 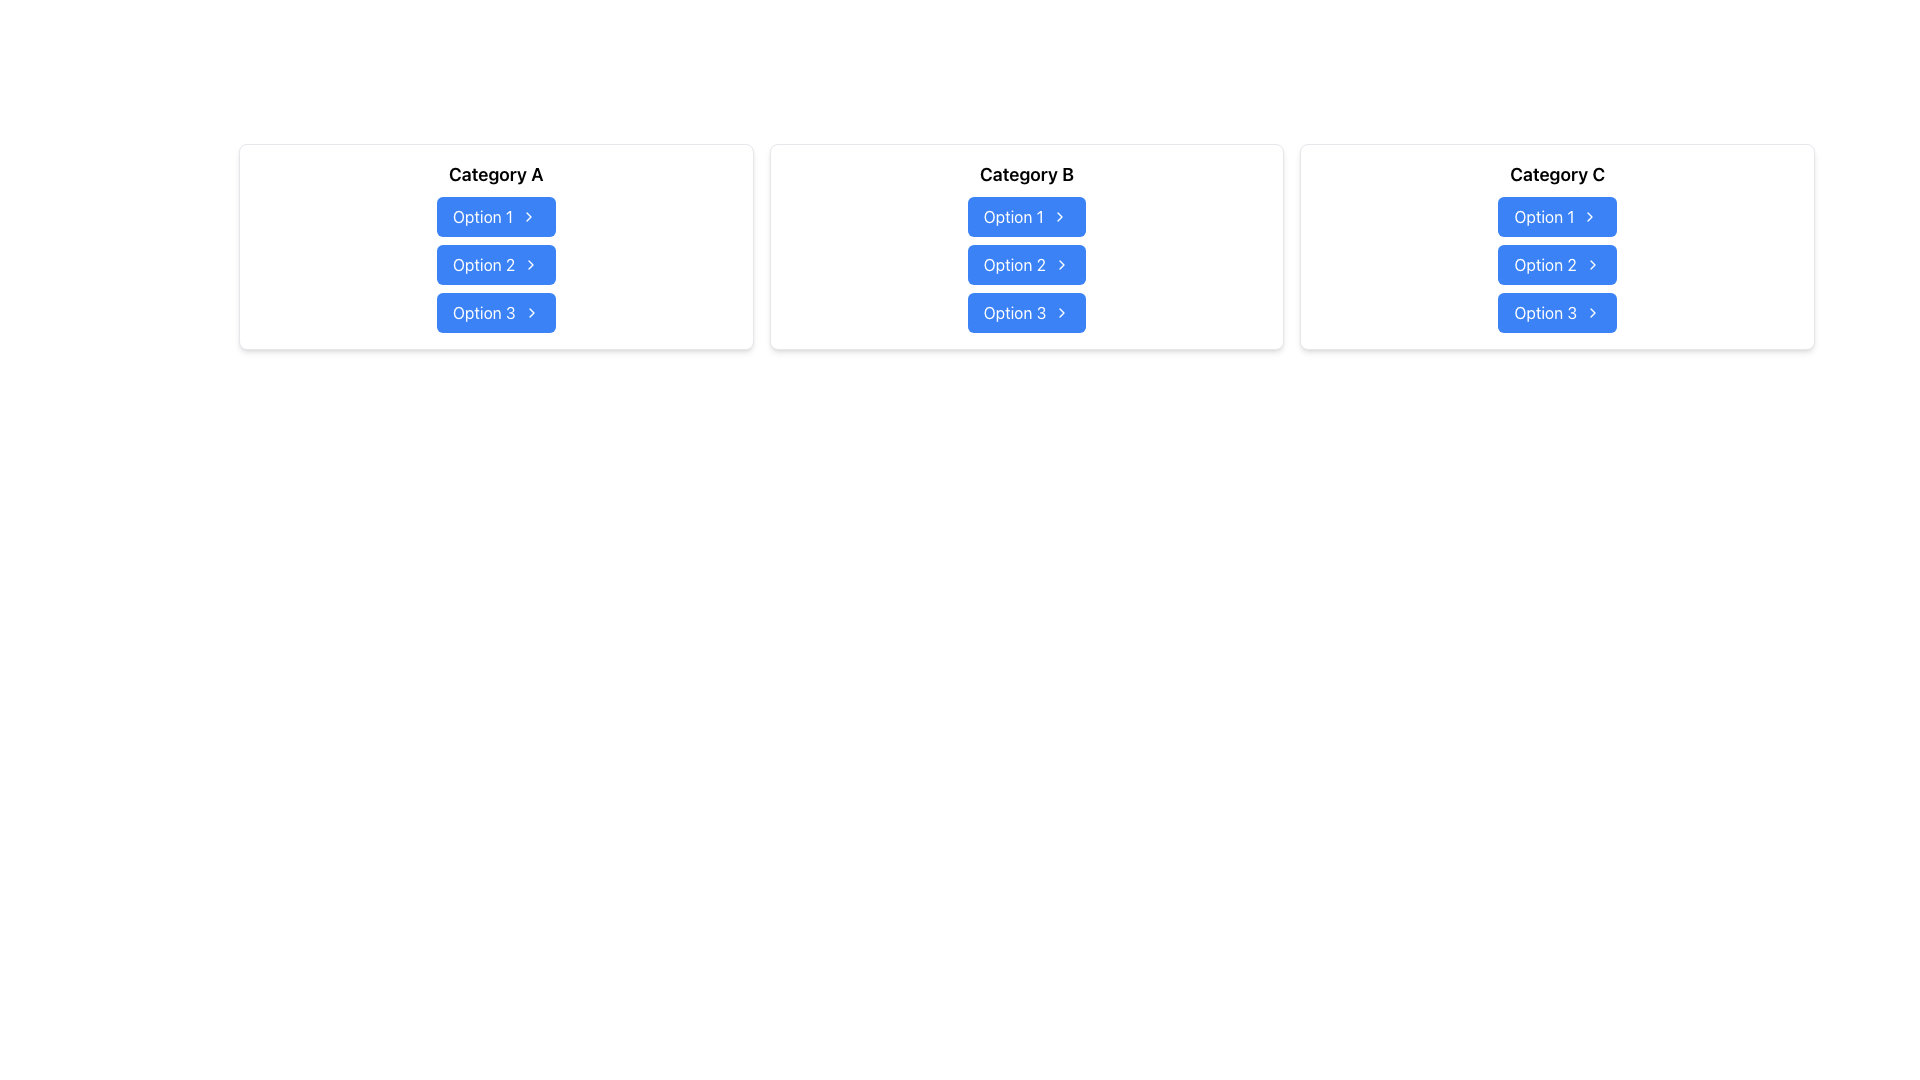 What do you see at coordinates (496, 312) in the screenshot?
I see `the 'Option 3' button with a blue background and white text` at bounding box center [496, 312].